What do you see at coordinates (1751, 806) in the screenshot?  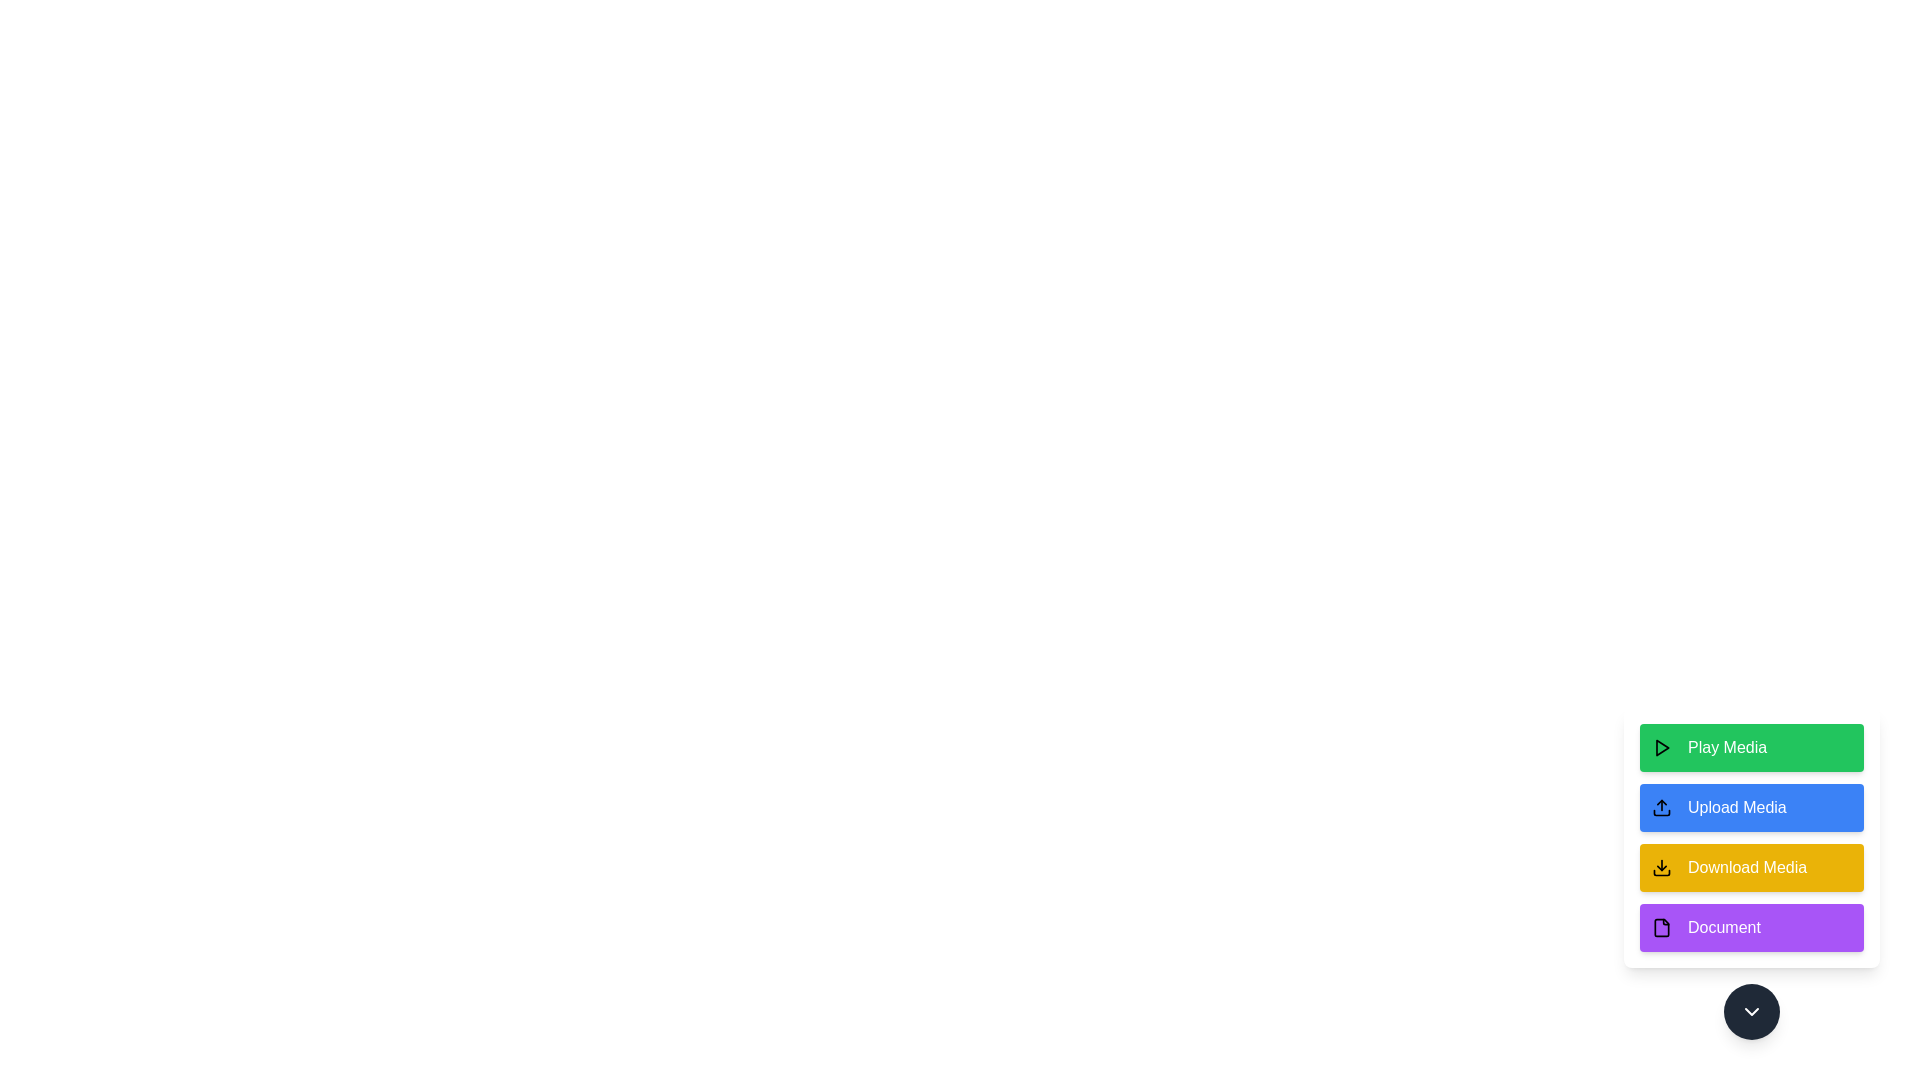 I see `the 'Upload Media' button` at bounding box center [1751, 806].